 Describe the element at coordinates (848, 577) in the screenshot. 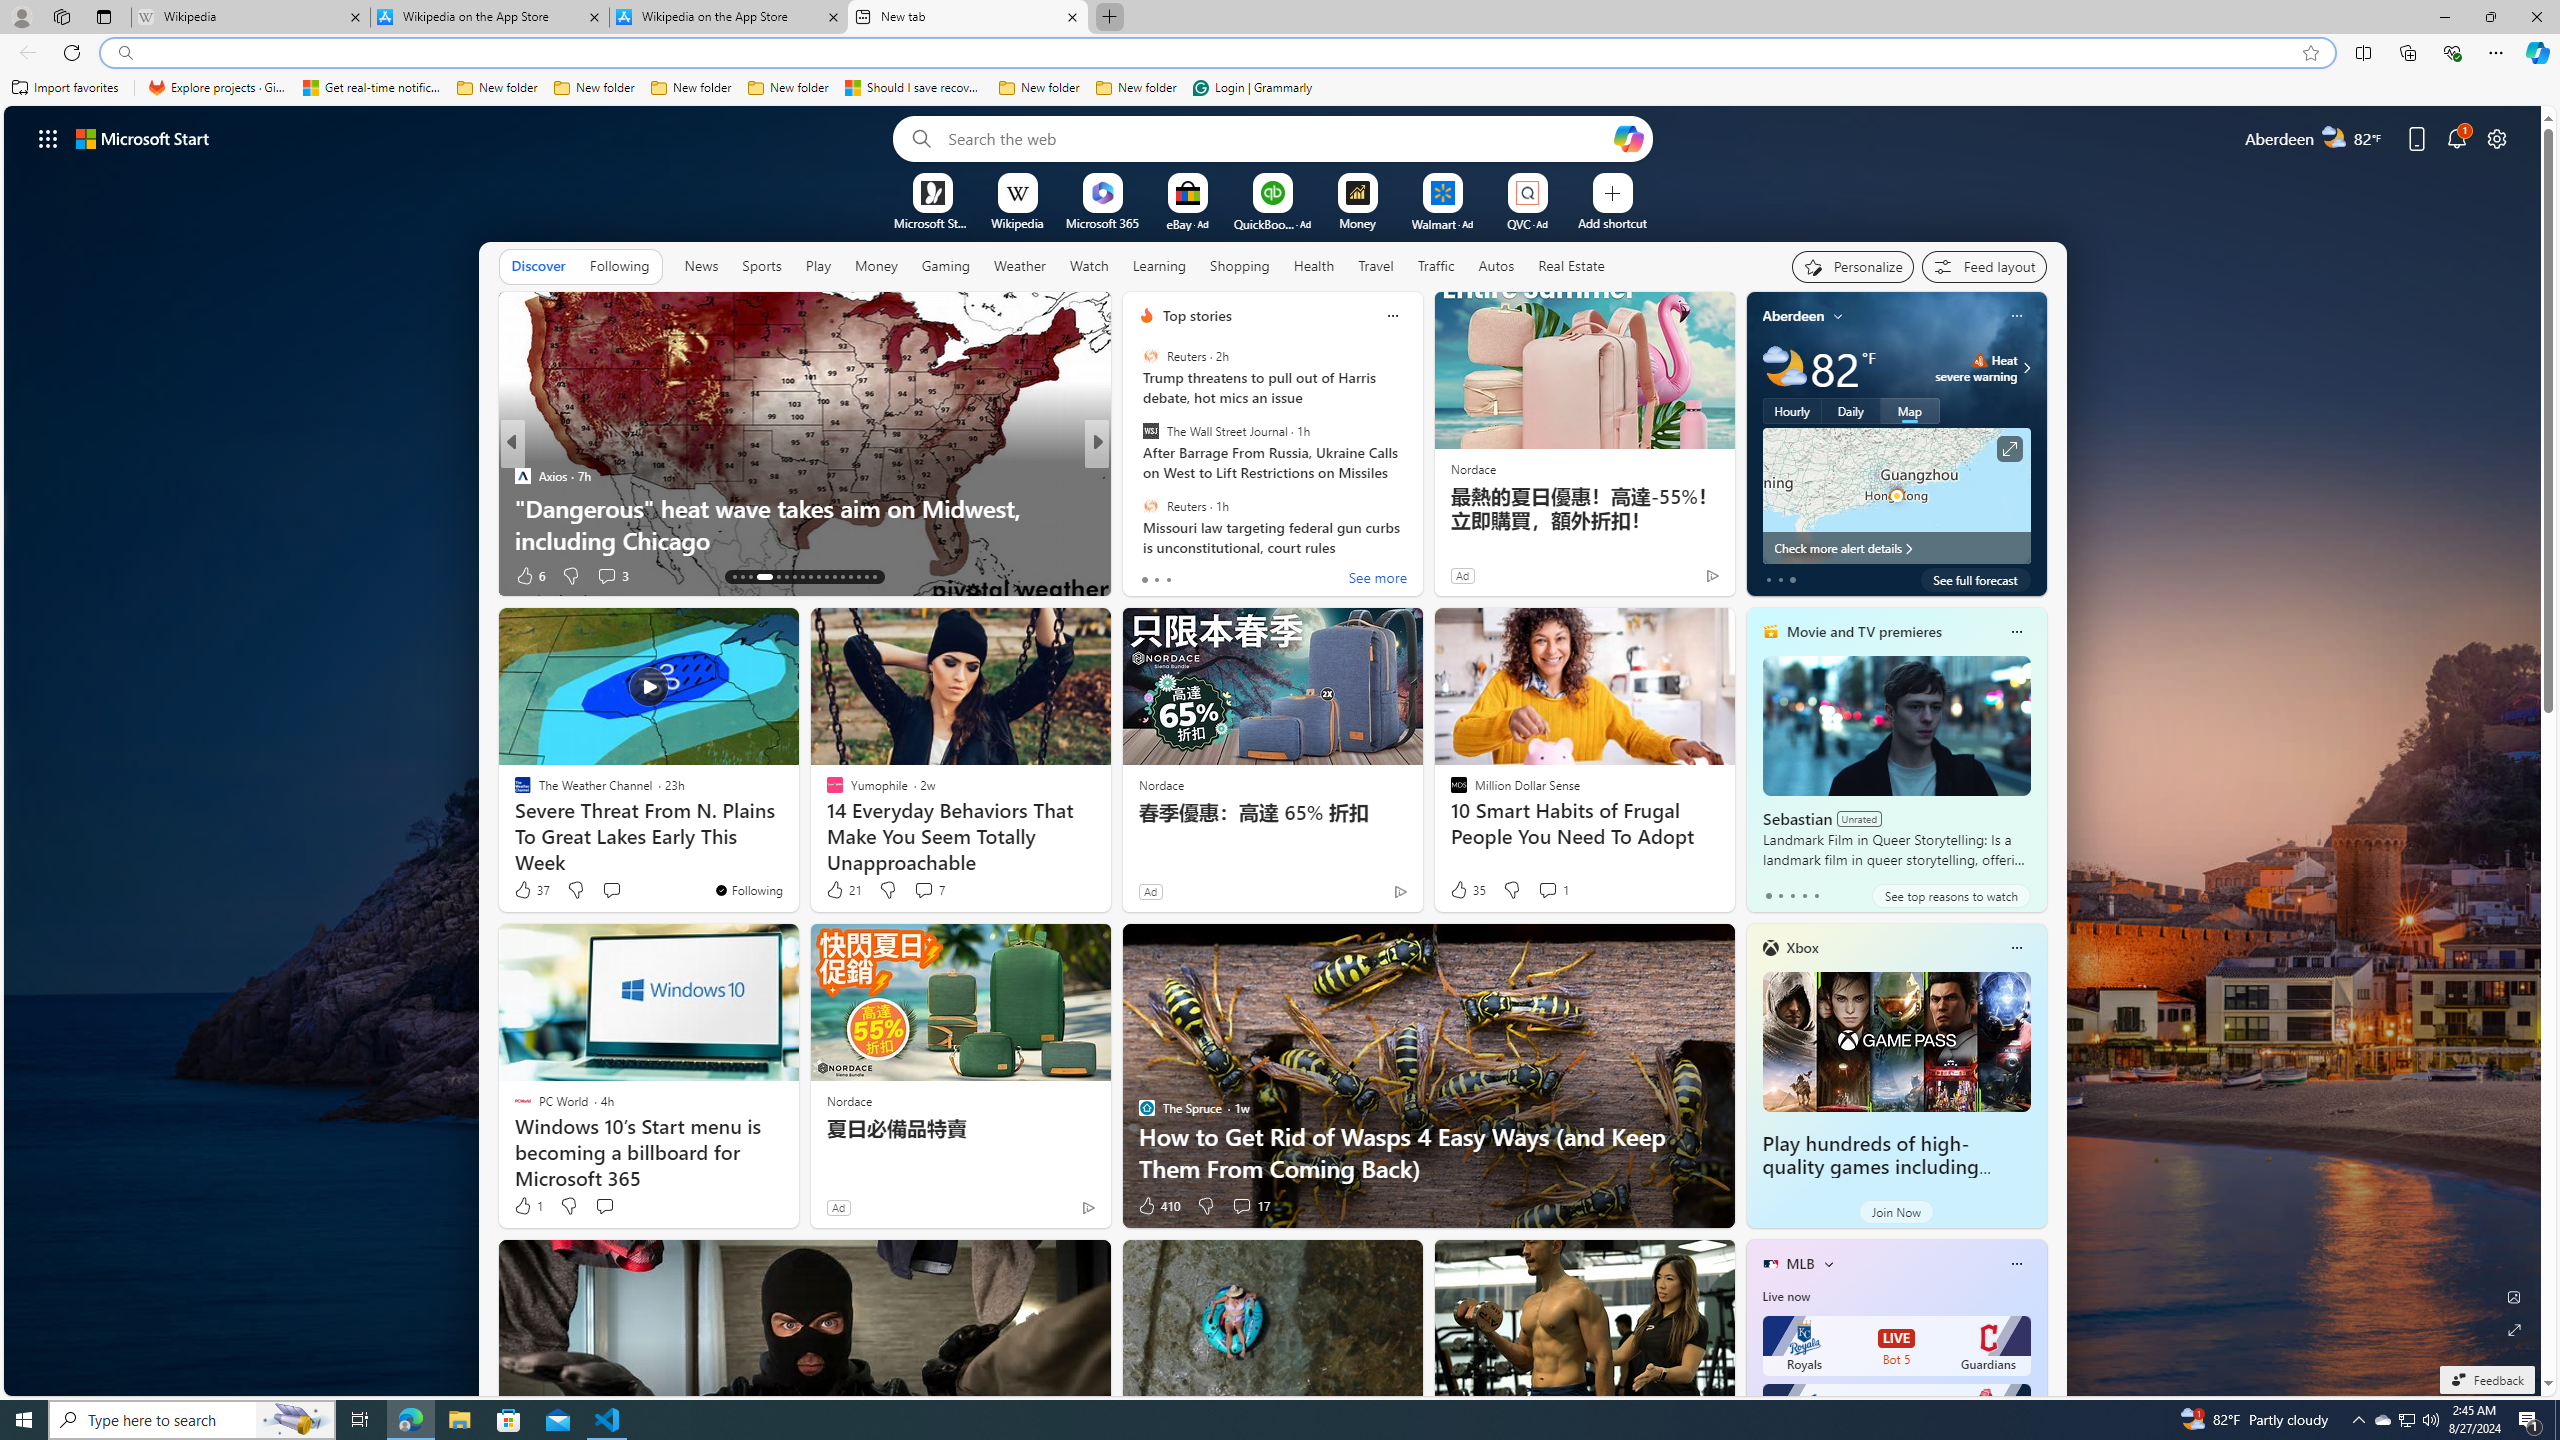

I see `'AutomationID: tab-26'` at that location.